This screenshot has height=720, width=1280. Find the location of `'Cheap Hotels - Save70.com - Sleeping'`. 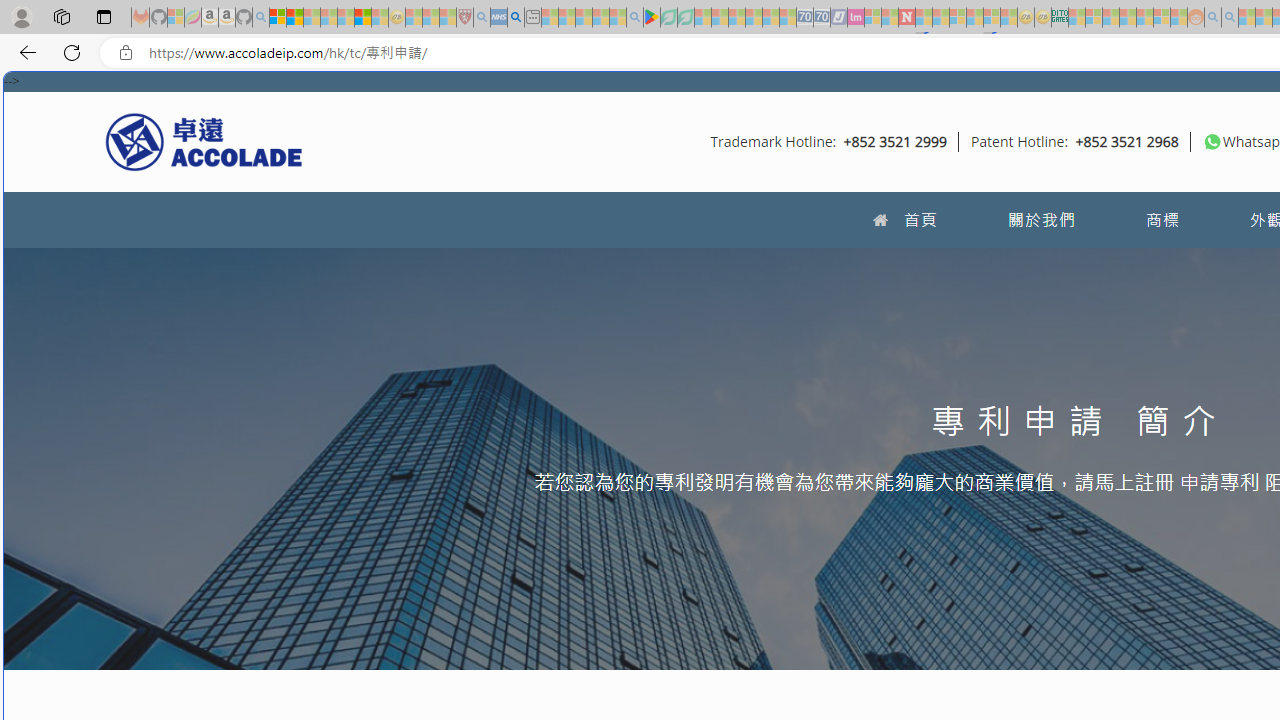

'Cheap Hotels - Save70.com - Sleeping' is located at coordinates (821, 17).